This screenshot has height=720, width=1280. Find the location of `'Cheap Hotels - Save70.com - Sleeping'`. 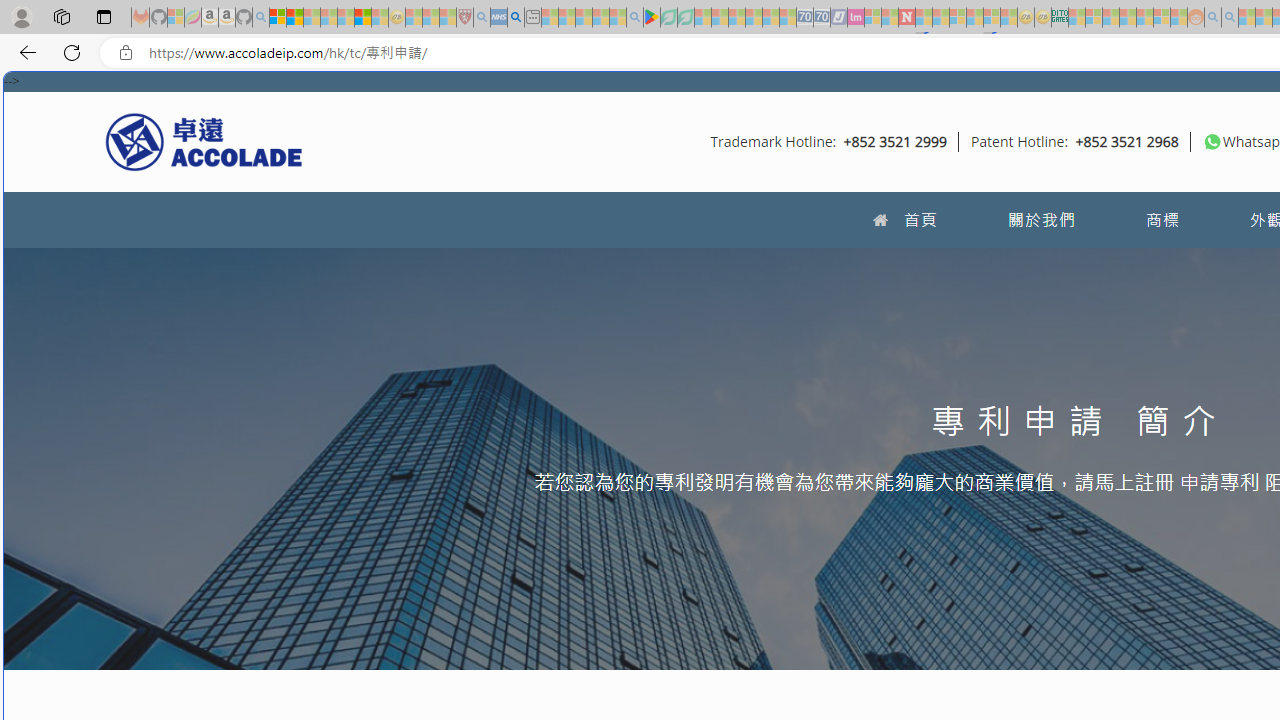

'Cheap Hotels - Save70.com - Sleeping' is located at coordinates (821, 17).